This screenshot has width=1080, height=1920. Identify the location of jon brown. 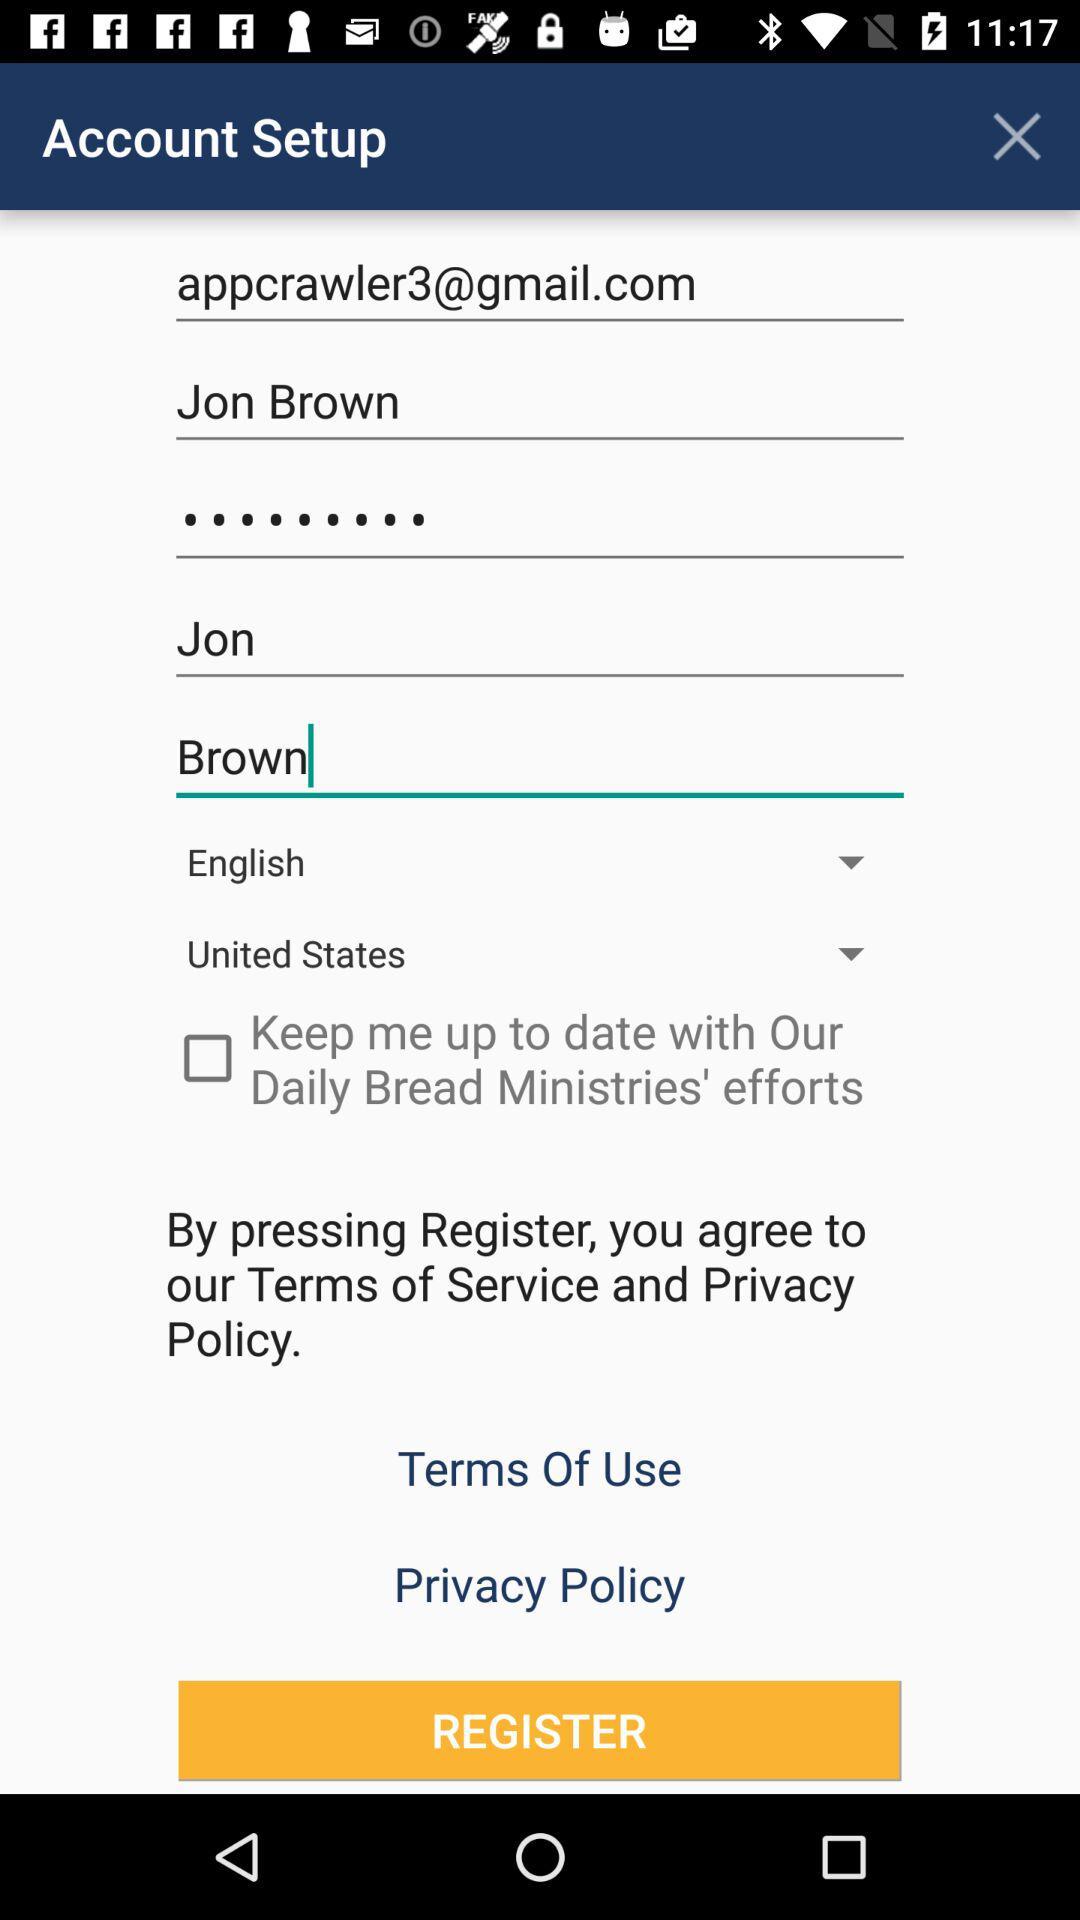
(540, 400).